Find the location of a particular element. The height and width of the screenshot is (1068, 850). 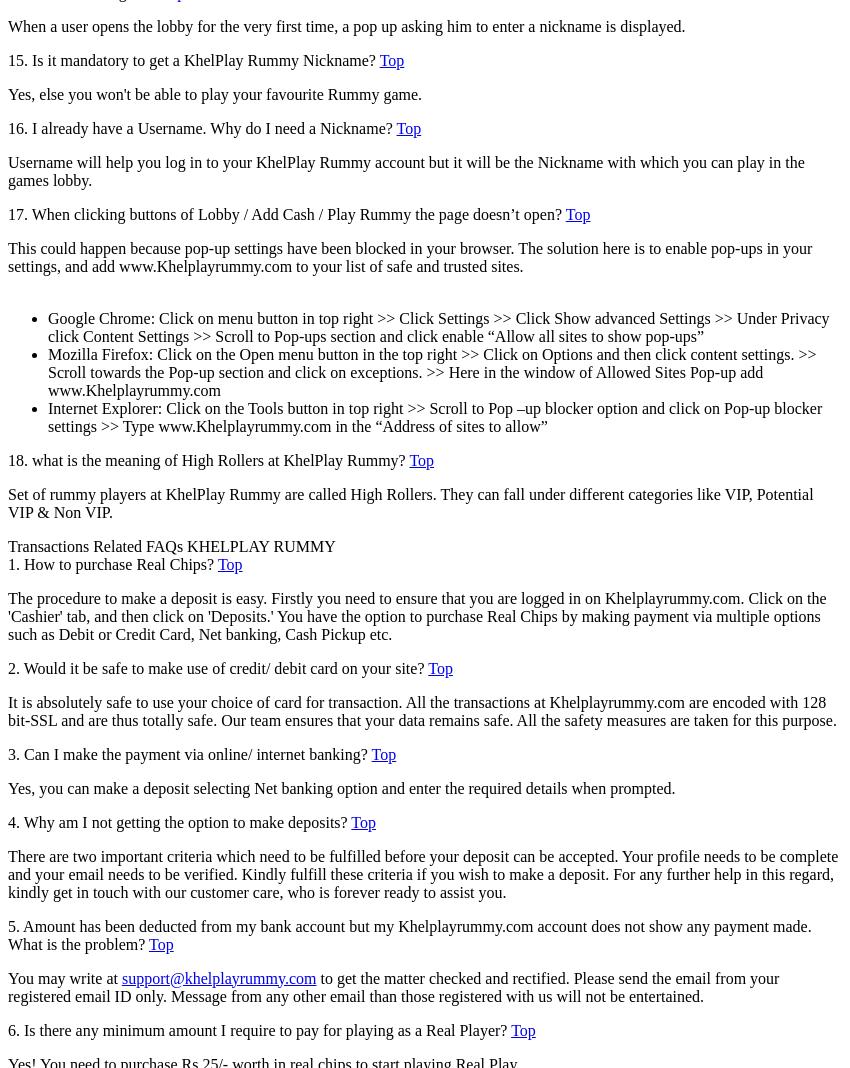

'6. Is there any minimum amount I require to pay for playing as a Real Player?' is located at coordinates (6, 1029).